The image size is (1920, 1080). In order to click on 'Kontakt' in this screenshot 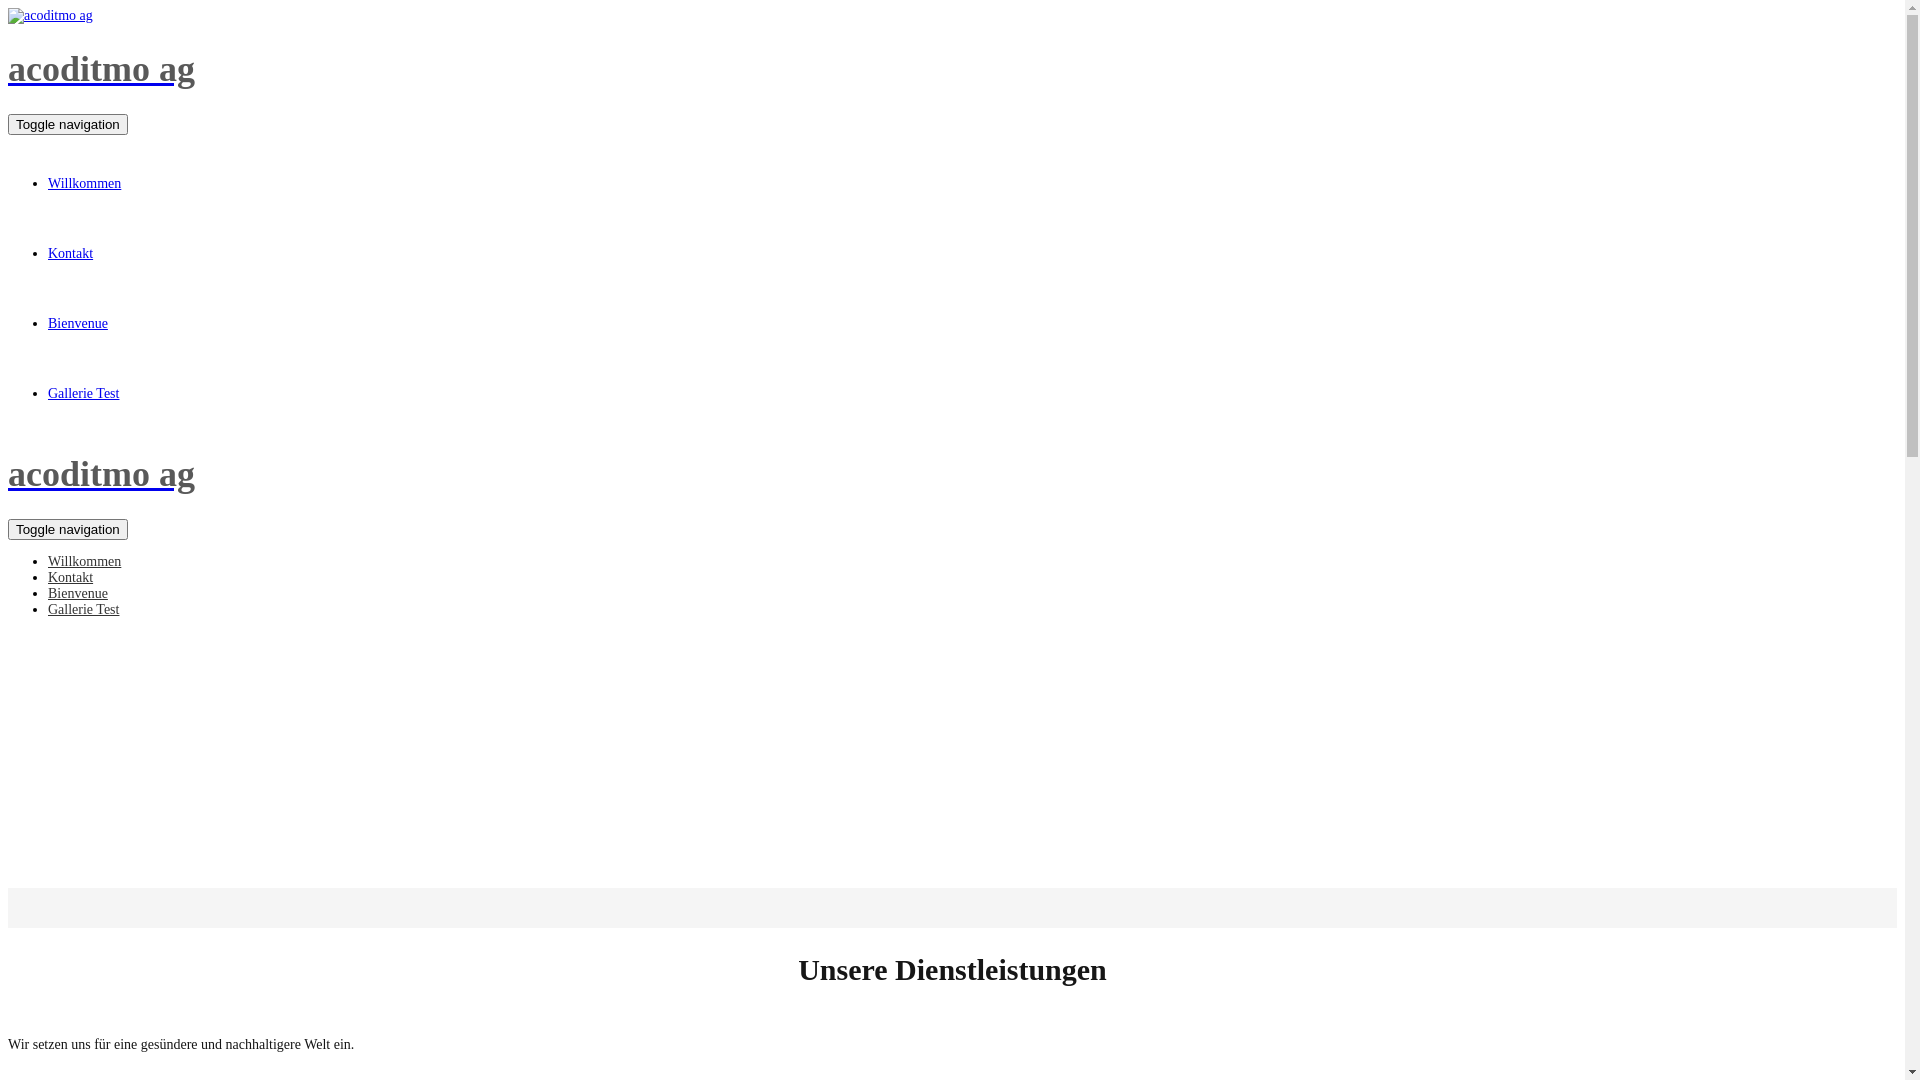, I will do `click(70, 578)`.